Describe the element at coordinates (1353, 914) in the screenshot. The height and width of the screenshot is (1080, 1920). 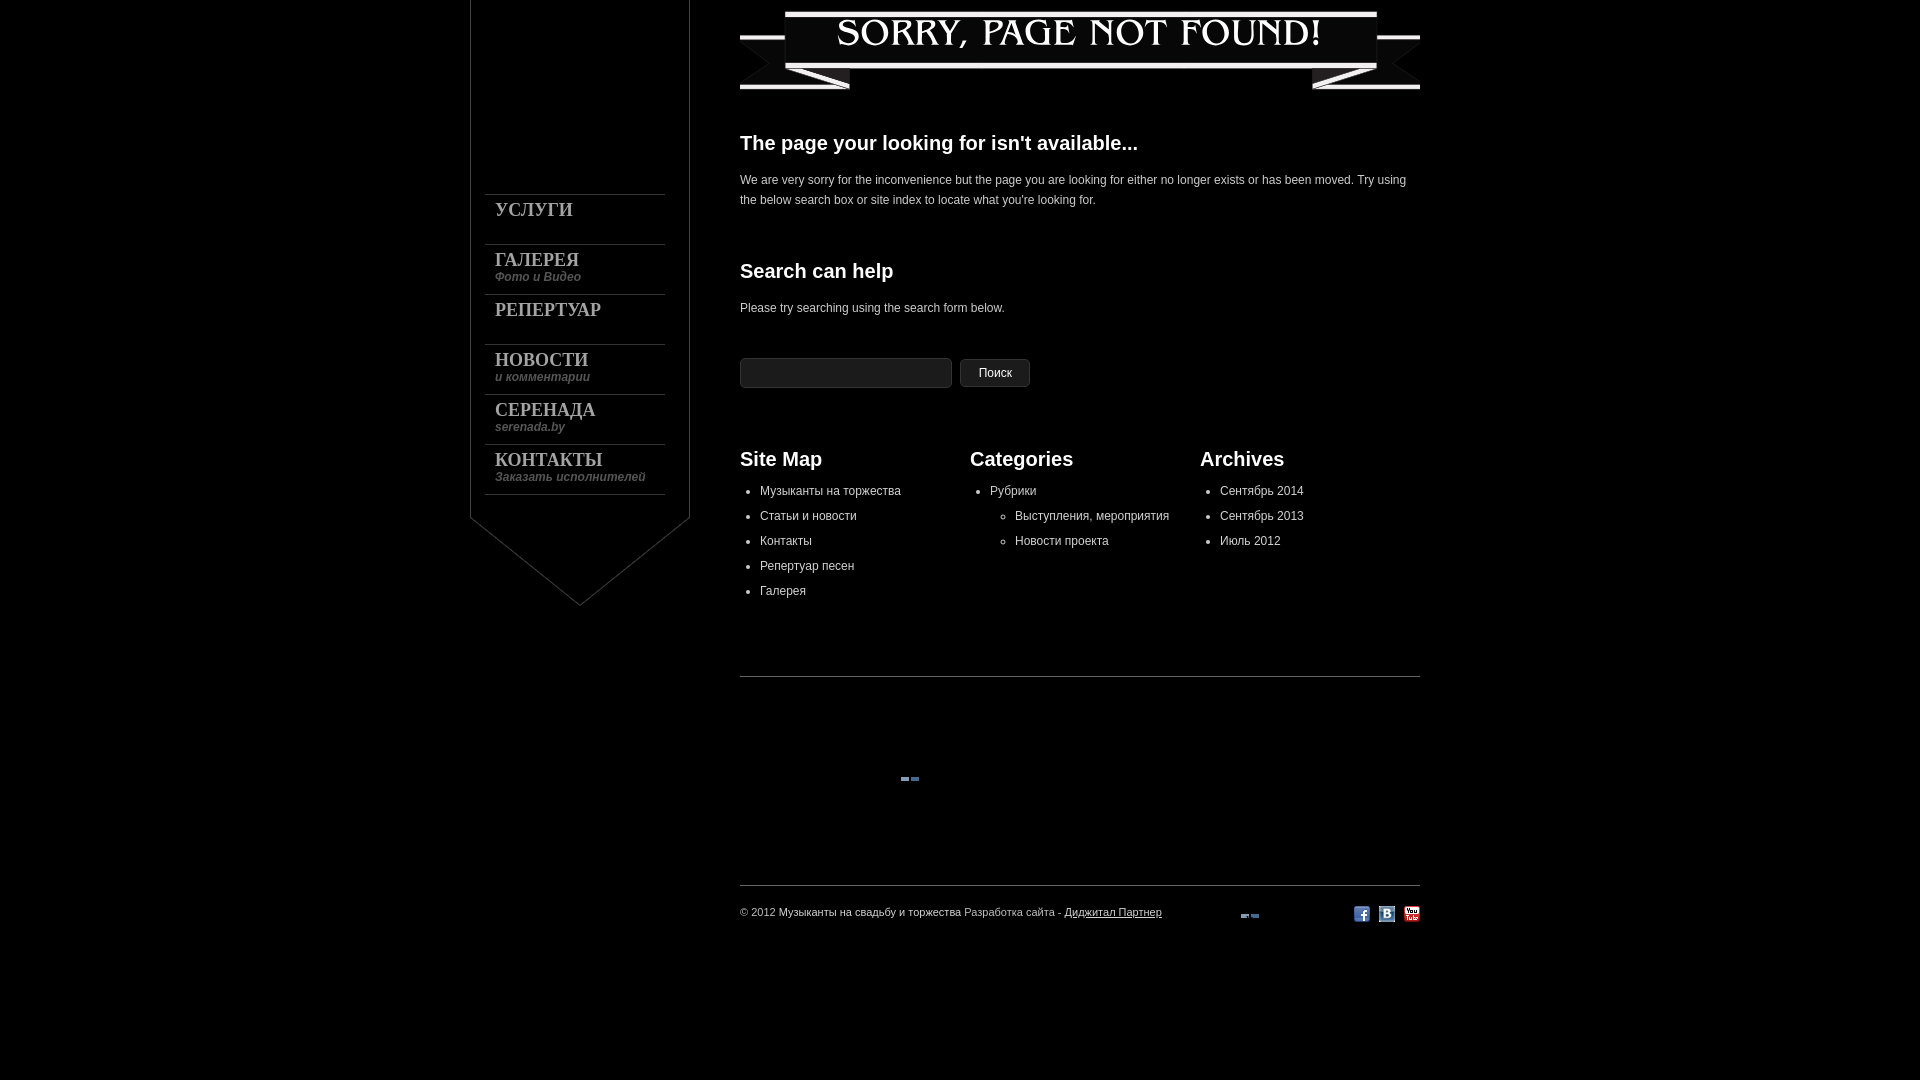
I see `'Facebook'` at that location.